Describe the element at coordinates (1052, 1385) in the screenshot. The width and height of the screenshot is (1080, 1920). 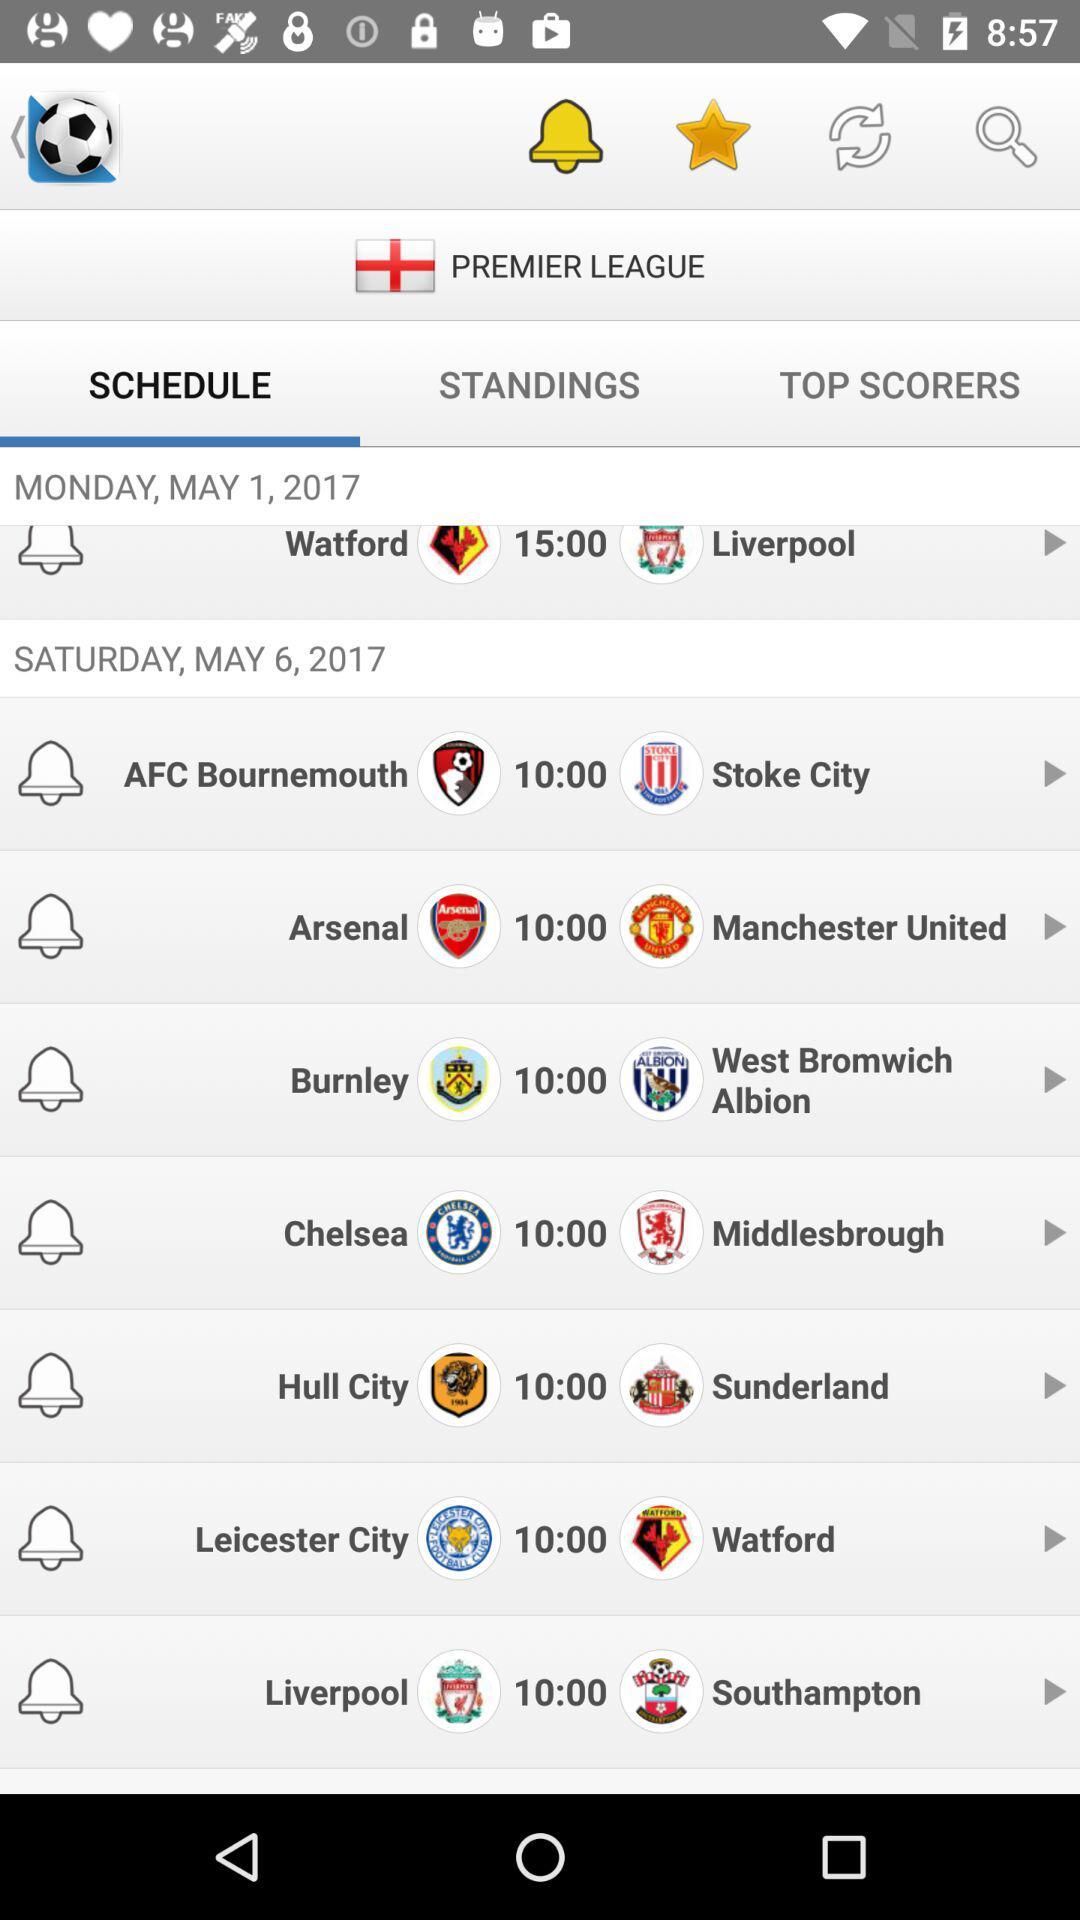
I see `play button which is on the right side of sunderland` at that location.